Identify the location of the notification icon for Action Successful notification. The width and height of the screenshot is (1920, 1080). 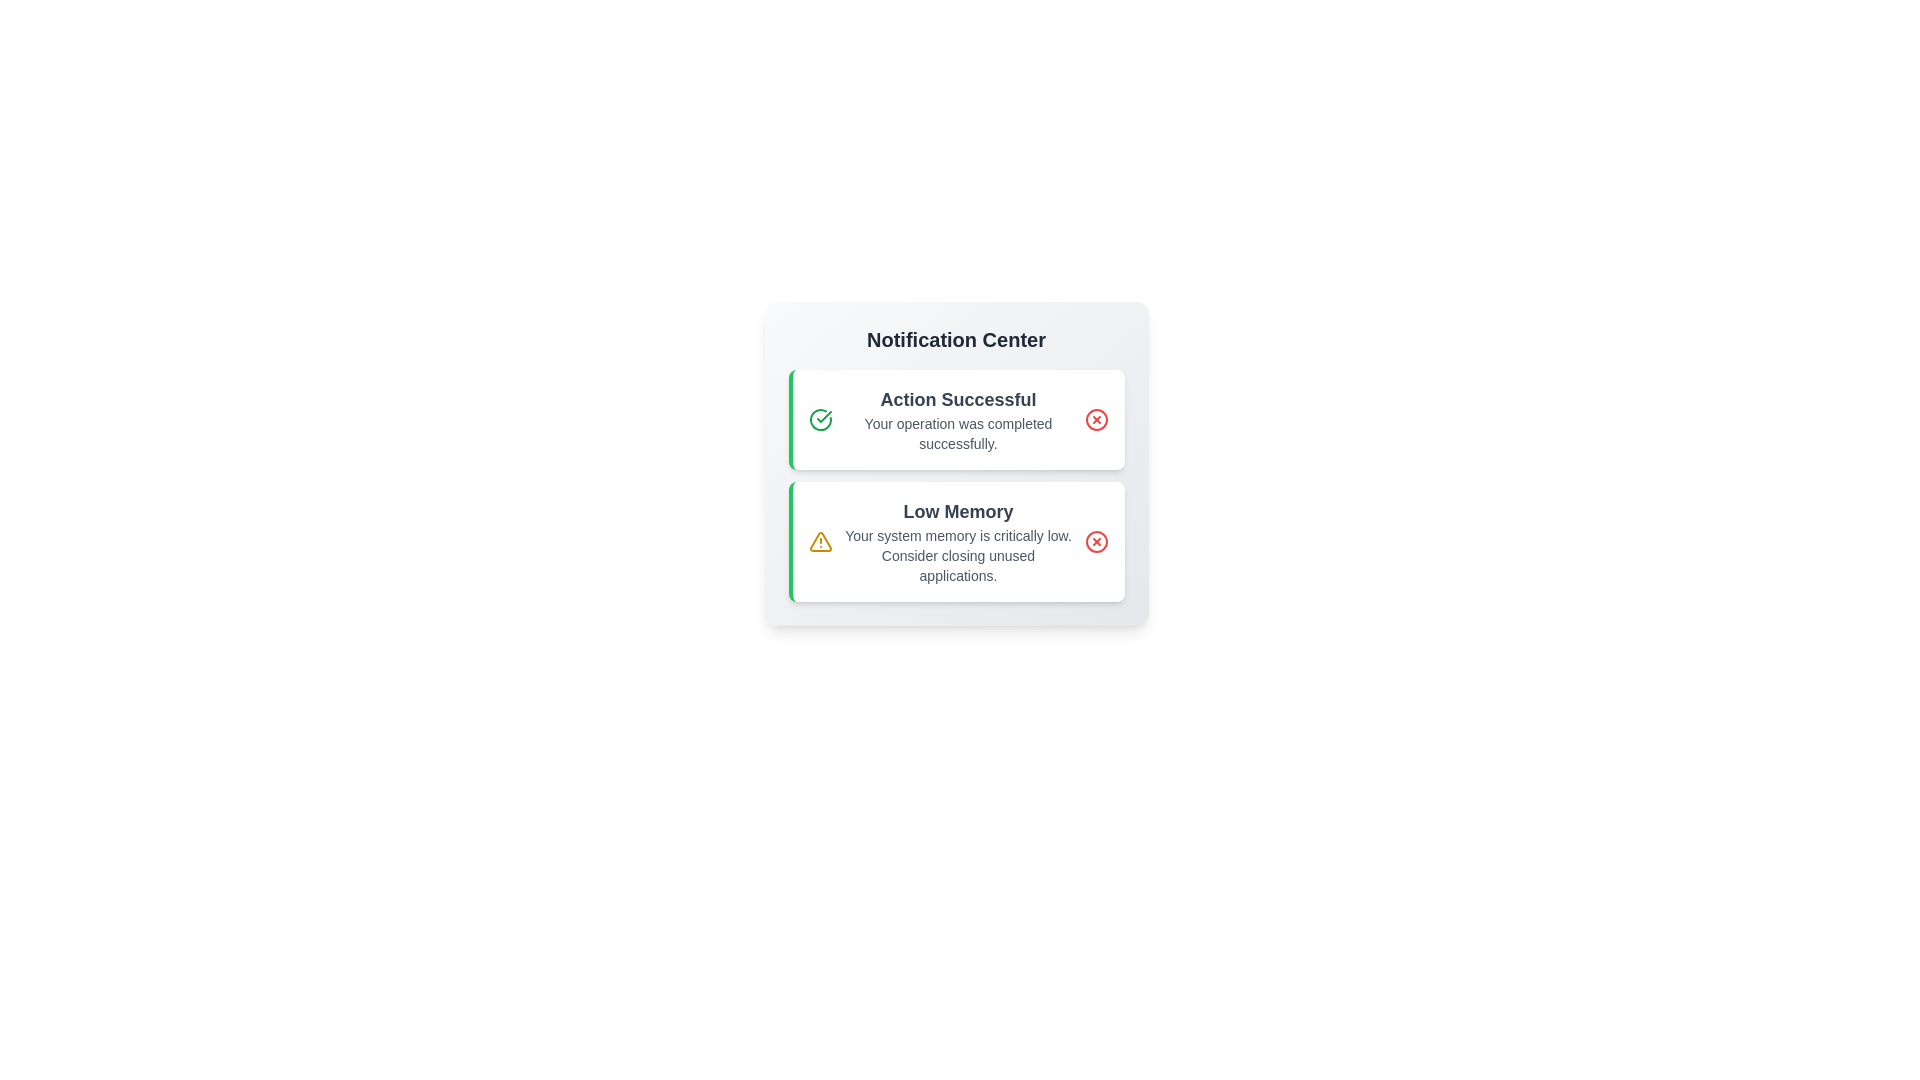
(820, 419).